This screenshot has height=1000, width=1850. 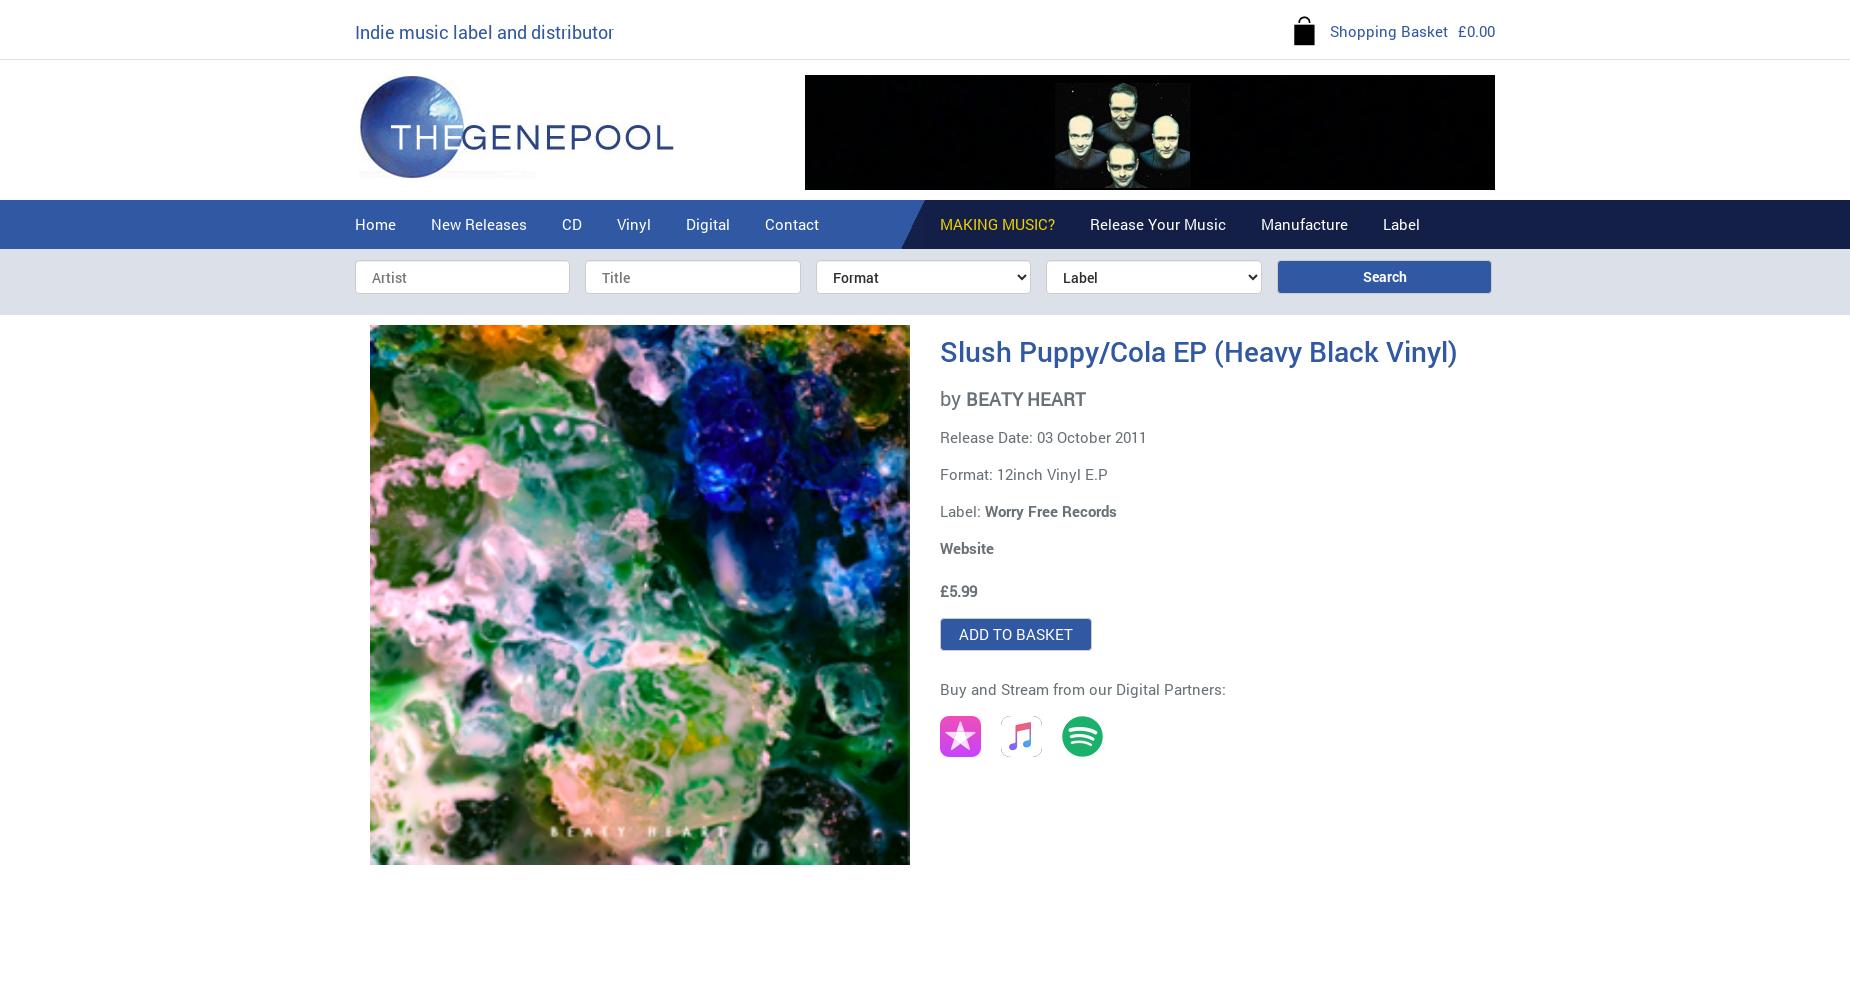 What do you see at coordinates (1022, 472) in the screenshot?
I see `'Format: 12inch Vinyl E.P'` at bounding box center [1022, 472].